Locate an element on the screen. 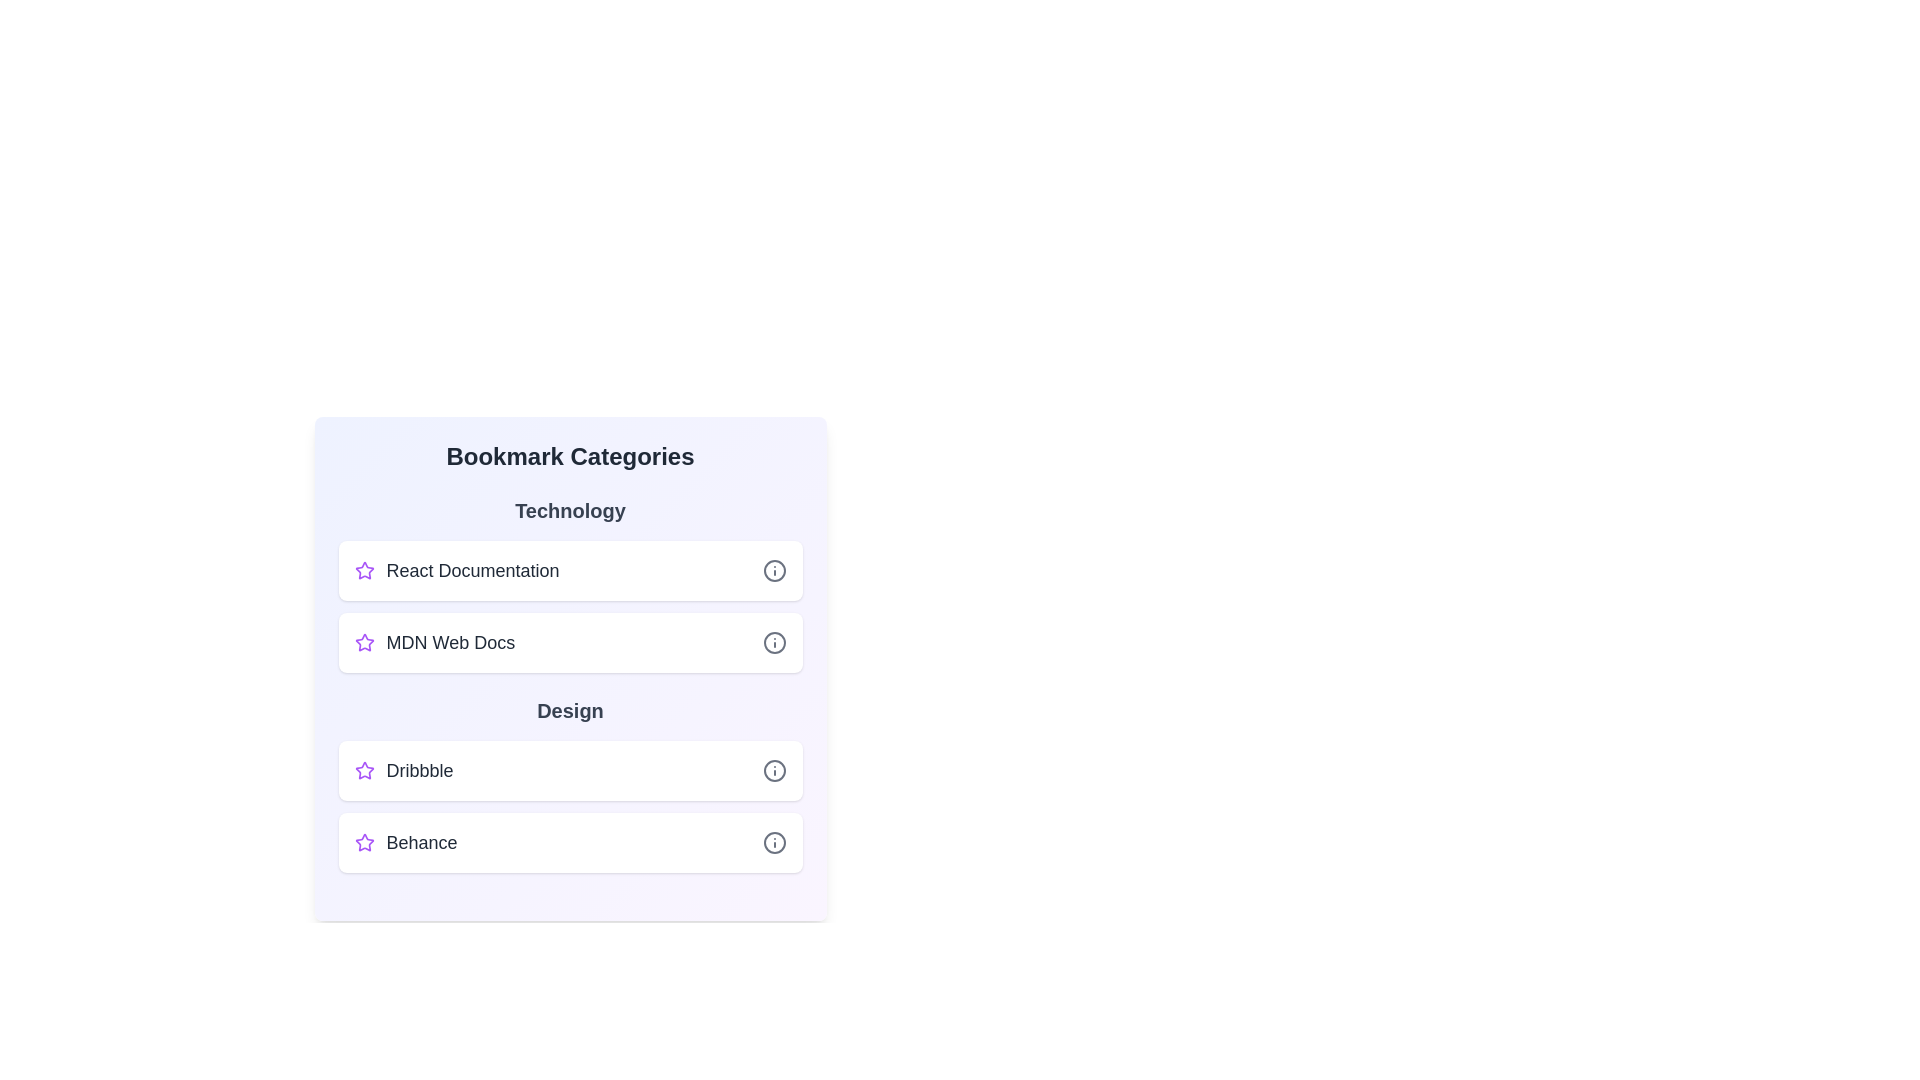 The height and width of the screenshot is (1080, 1920). information icon next to the bookmark titled Behance is located at coordinates (773, 843).